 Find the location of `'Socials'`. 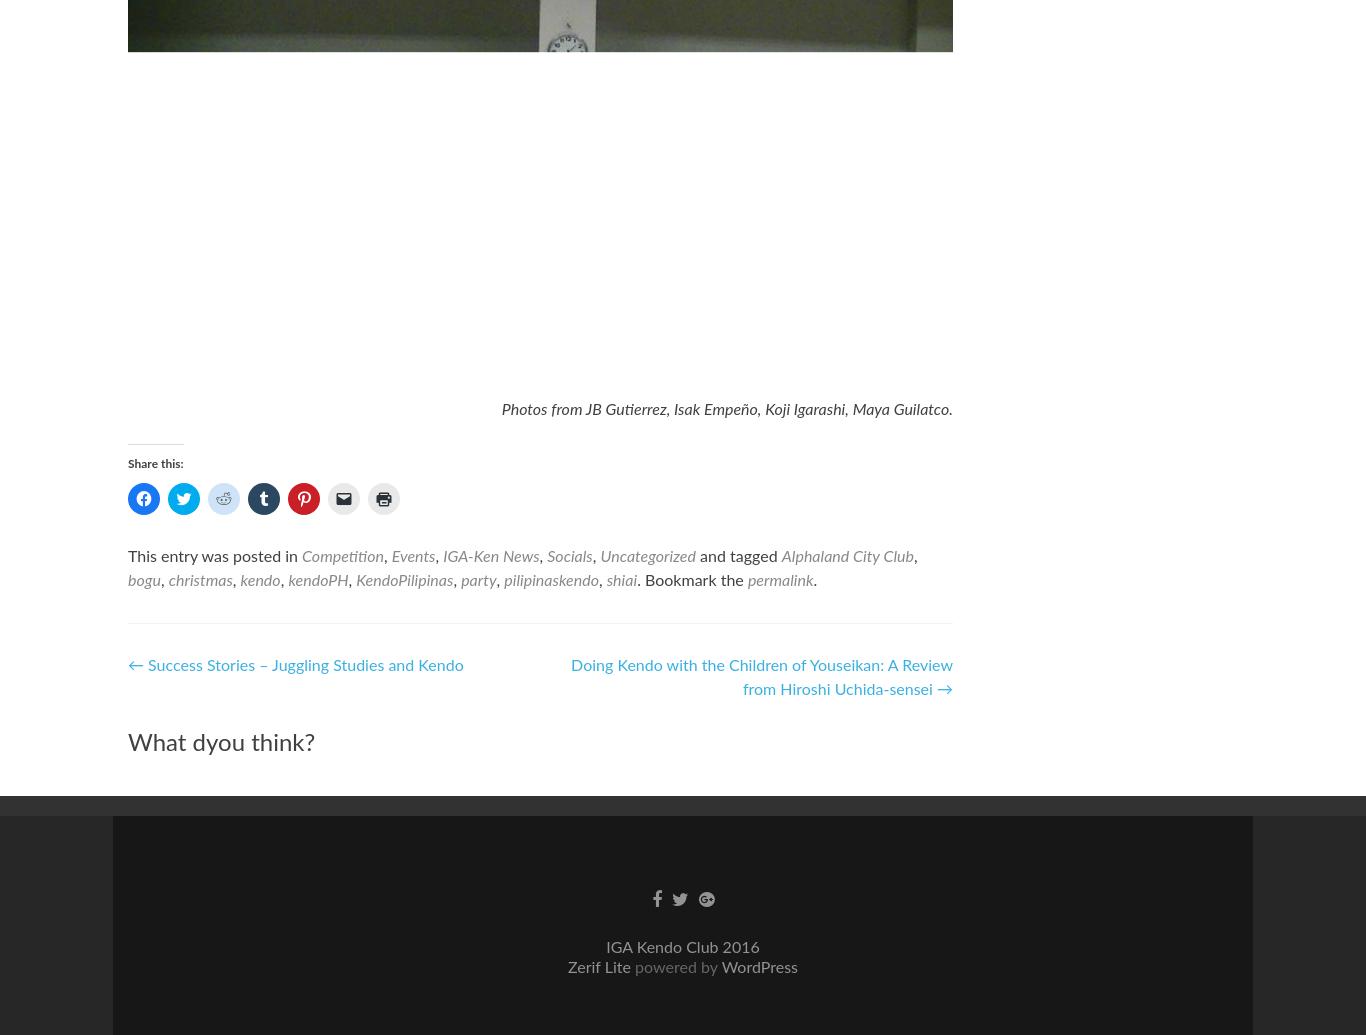

'Socials' is located at coordinates (569, 556).